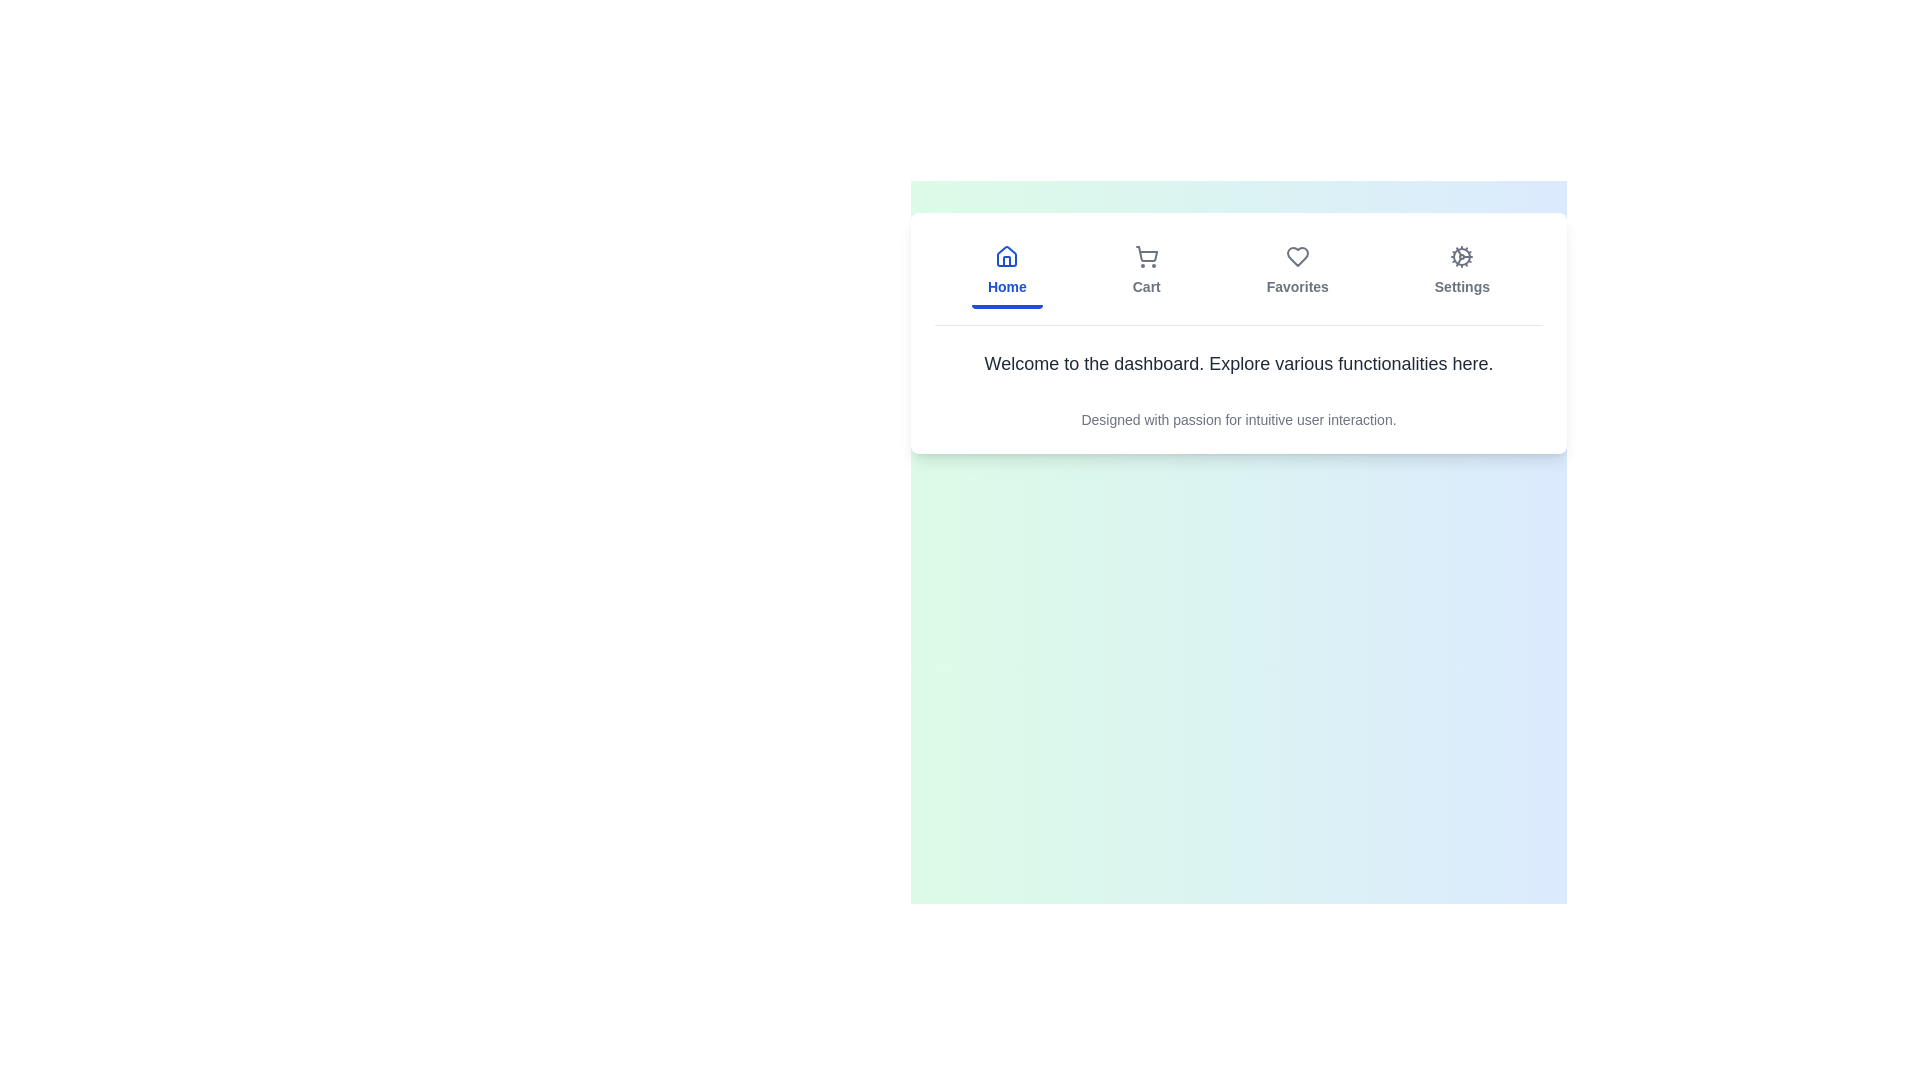 Image resolution: width=1920 pixels, height=1080 pixels. I want to click on the 'Settings' label located below the cogwheel icon in the top right section of the horizontal navigation bar, so click(1462, 286).